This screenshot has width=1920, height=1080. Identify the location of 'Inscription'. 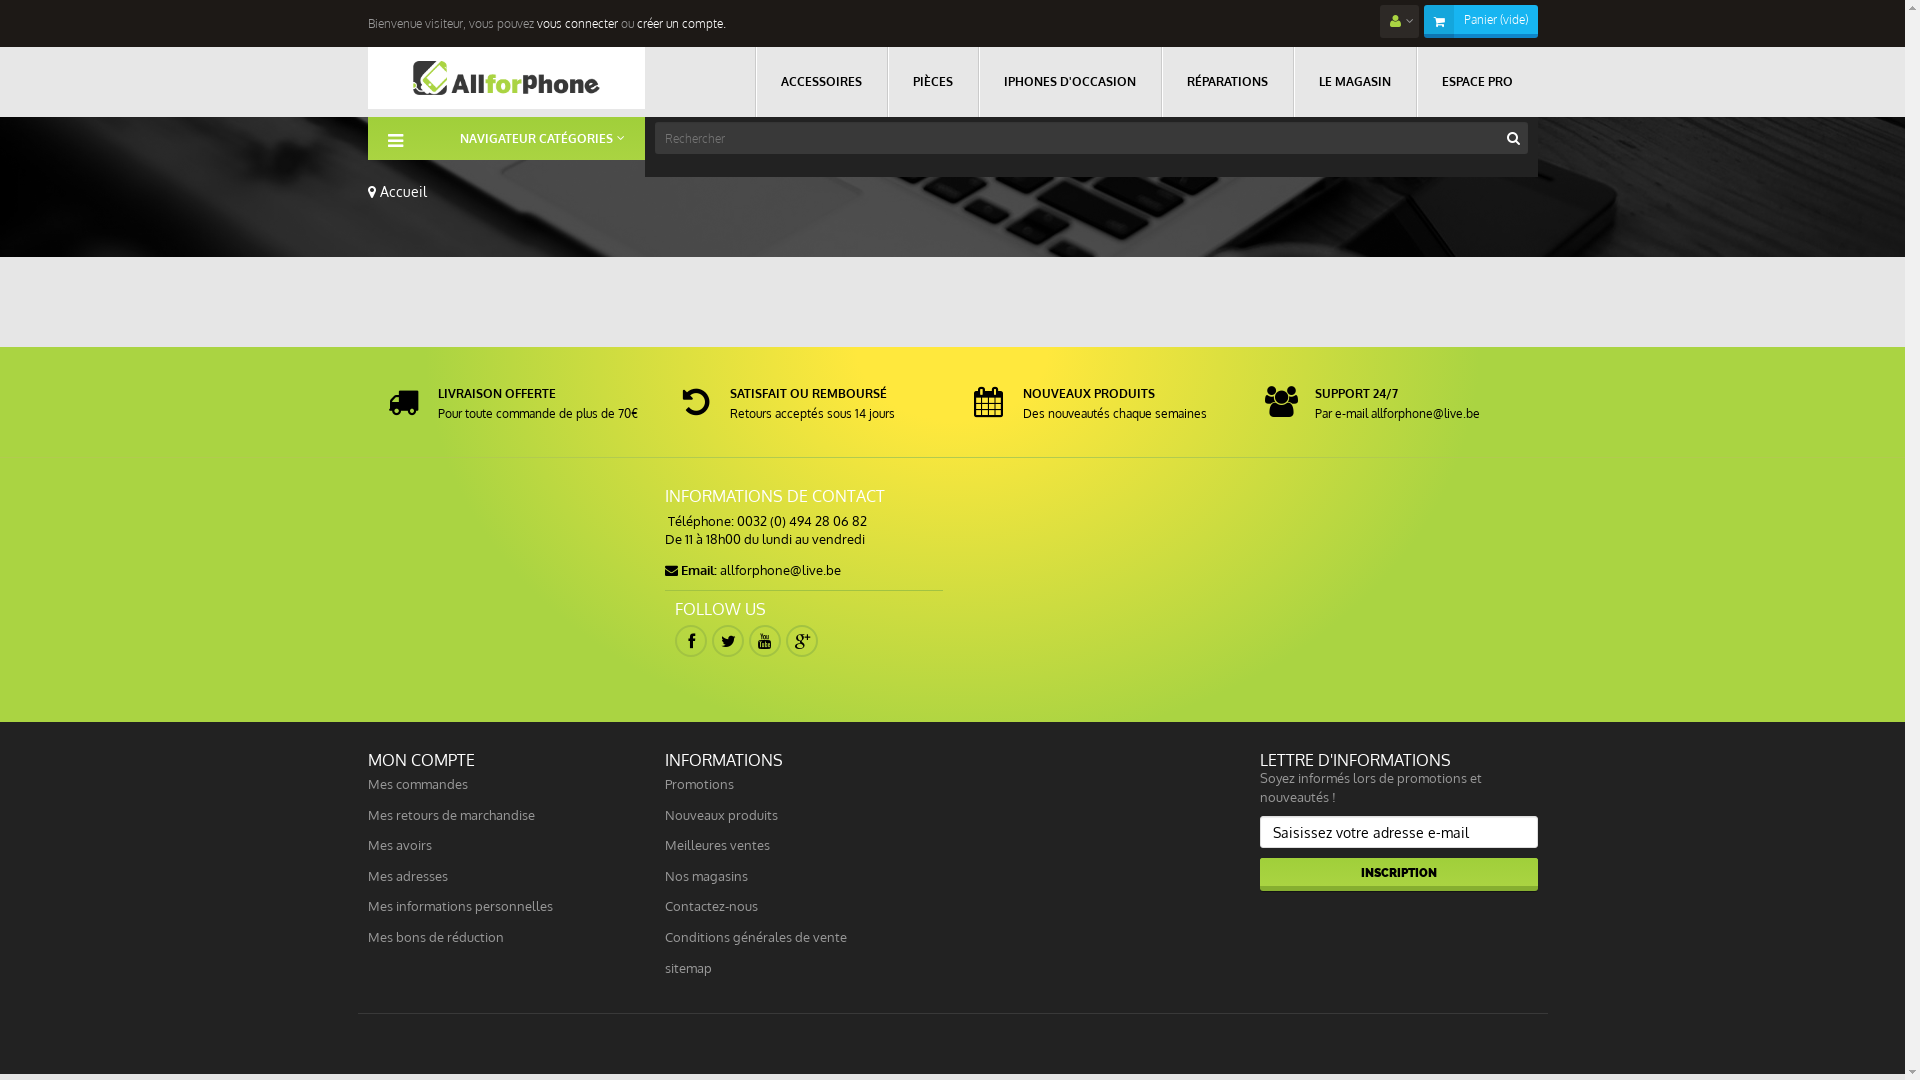
(1397, 873).